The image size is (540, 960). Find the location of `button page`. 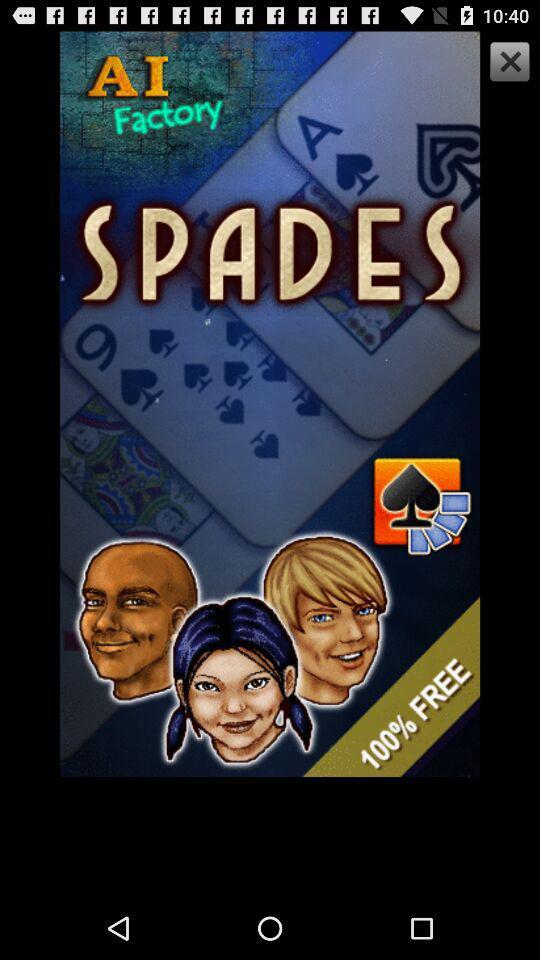

button page is located at coordinates (507, 64).